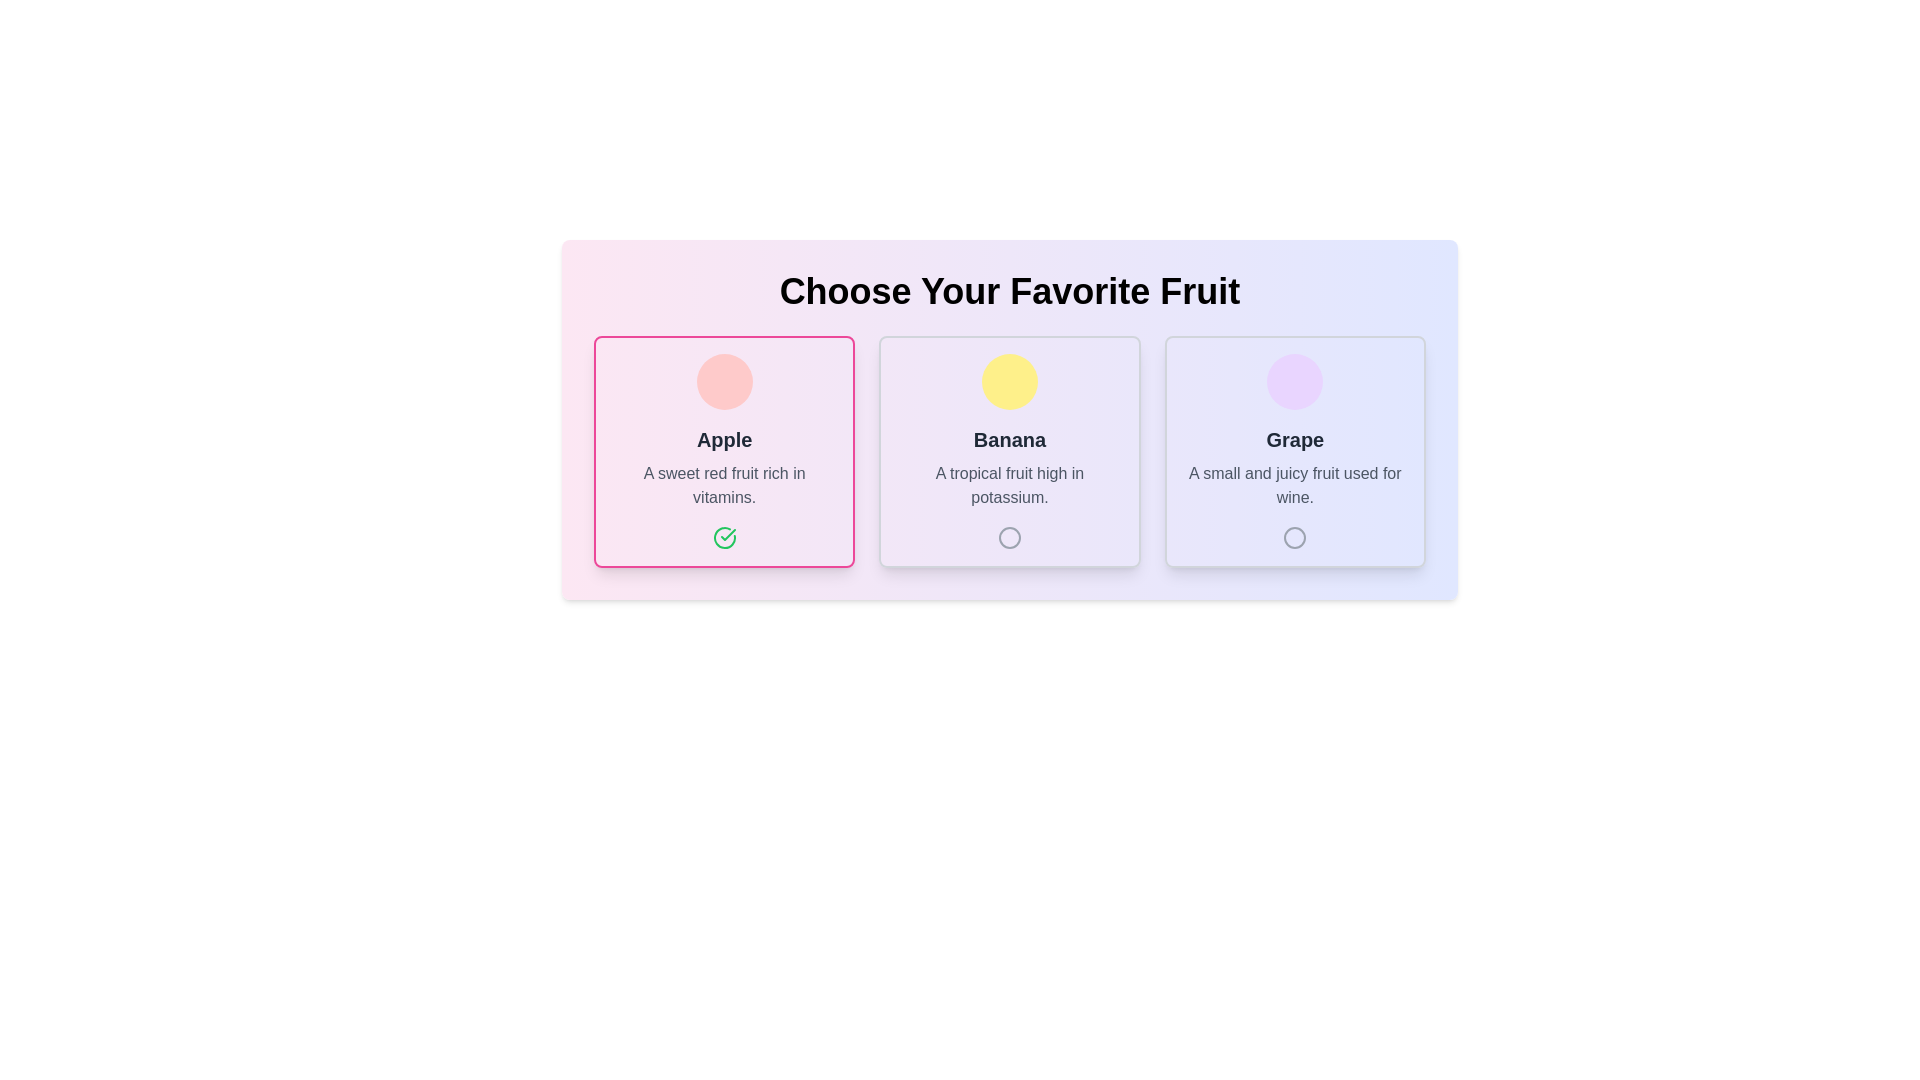  I want to click on the static text displaying 'A sweet red fruit rich in vitamins.' which is styled in light gray and centered below the title 'Apple', so click(723, 486).